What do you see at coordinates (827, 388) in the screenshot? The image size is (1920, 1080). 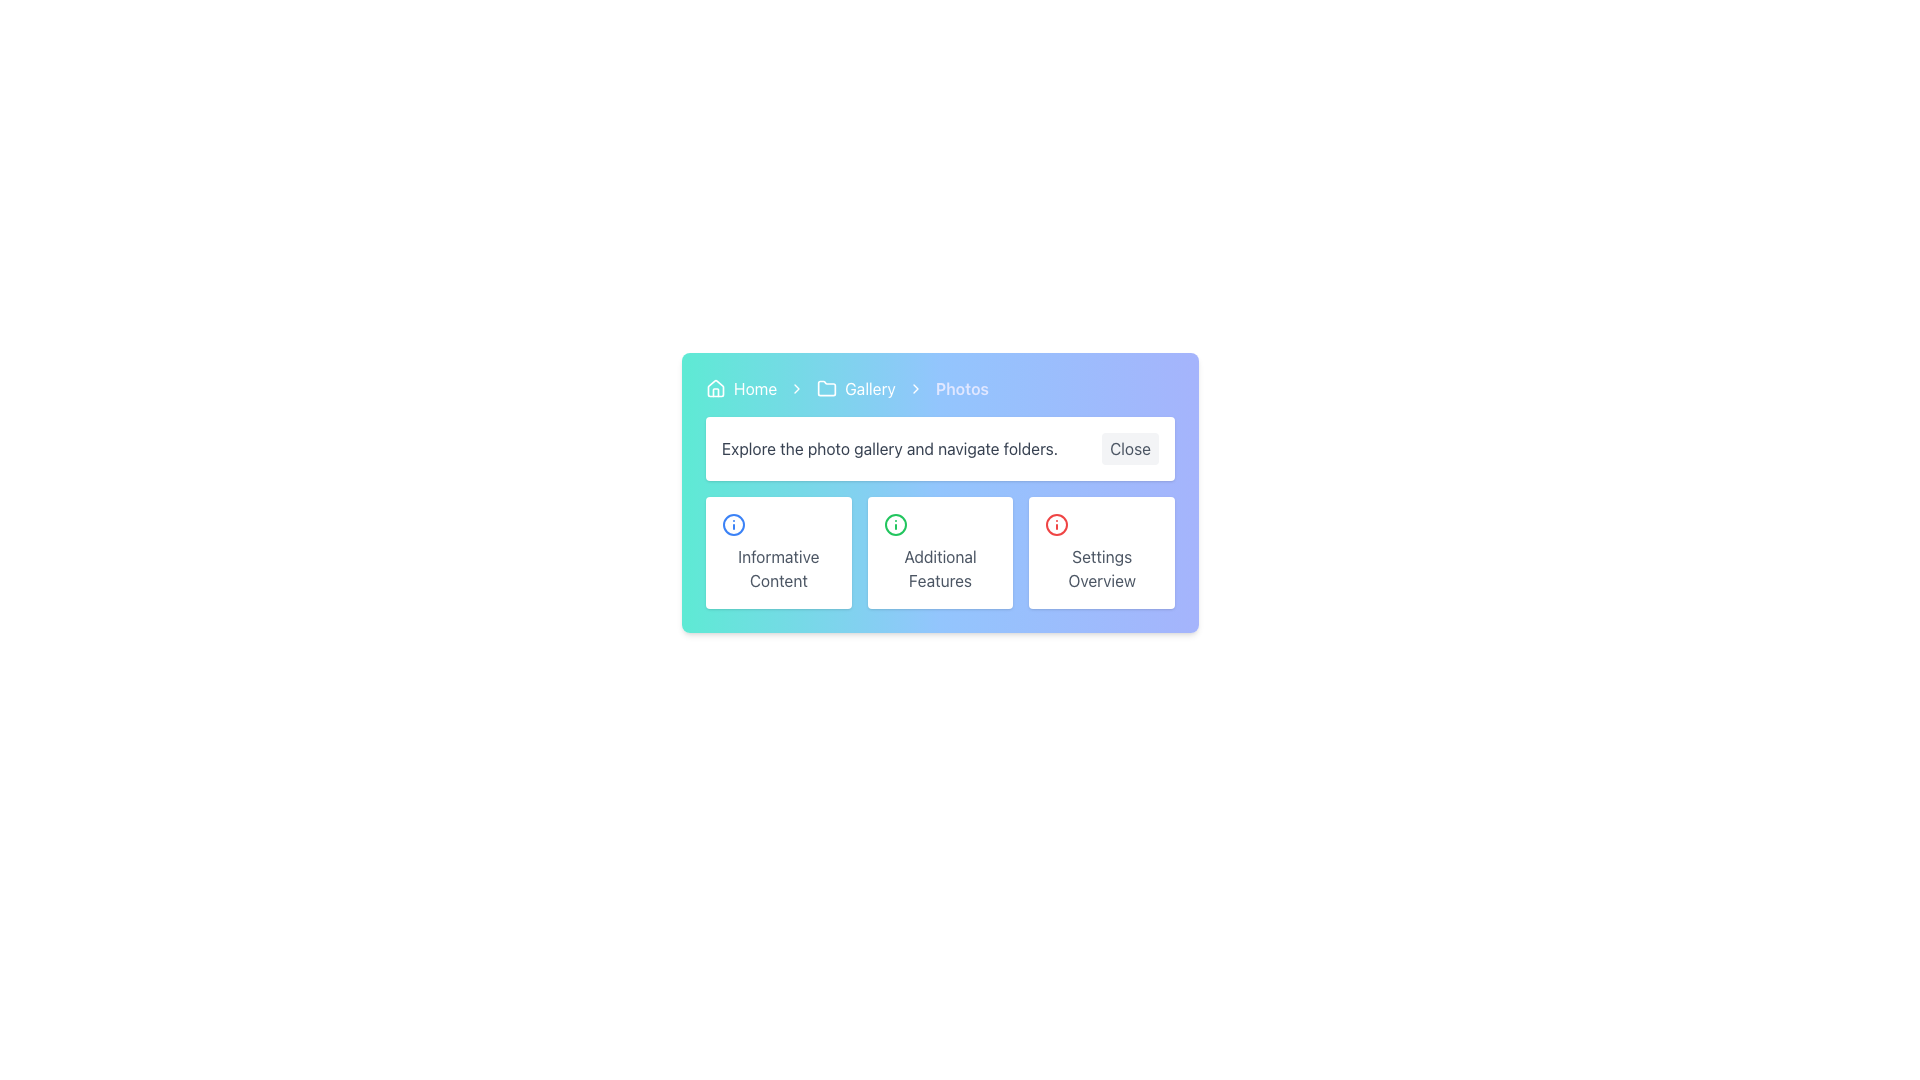 I see `the Graphic icon (folder icon) representing the 'Gallery' step in the breadcrumb navigation bar, located between 'Home' and 'Photos'` at bounding box center [827, 388].